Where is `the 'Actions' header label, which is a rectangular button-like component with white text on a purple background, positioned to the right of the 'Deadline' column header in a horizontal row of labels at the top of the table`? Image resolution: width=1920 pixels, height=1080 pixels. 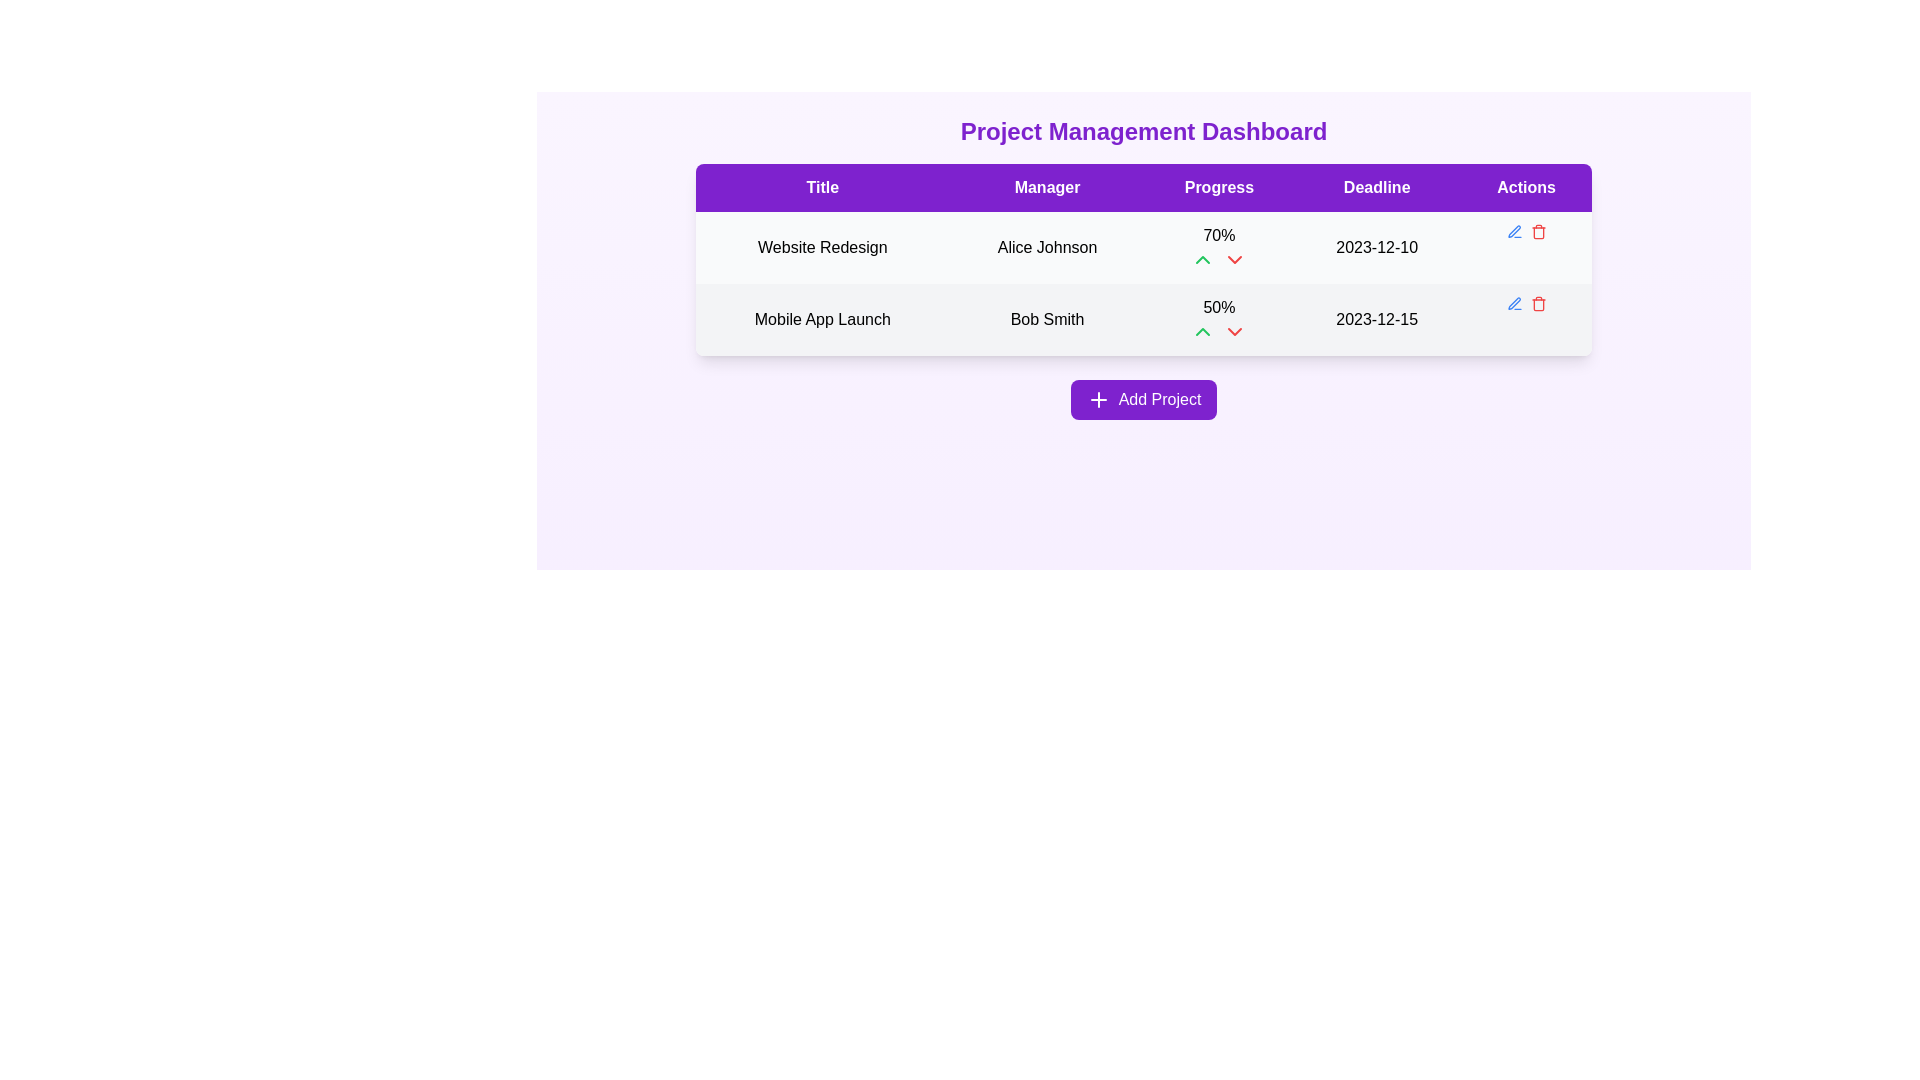 the 'Actions' header label, which is a rectangular button-like component with white text on a purple background, positioned to the right of the 'Deadline' column header in a horizontal row of labels at the top of the table is located at coordinates (1525, 188).